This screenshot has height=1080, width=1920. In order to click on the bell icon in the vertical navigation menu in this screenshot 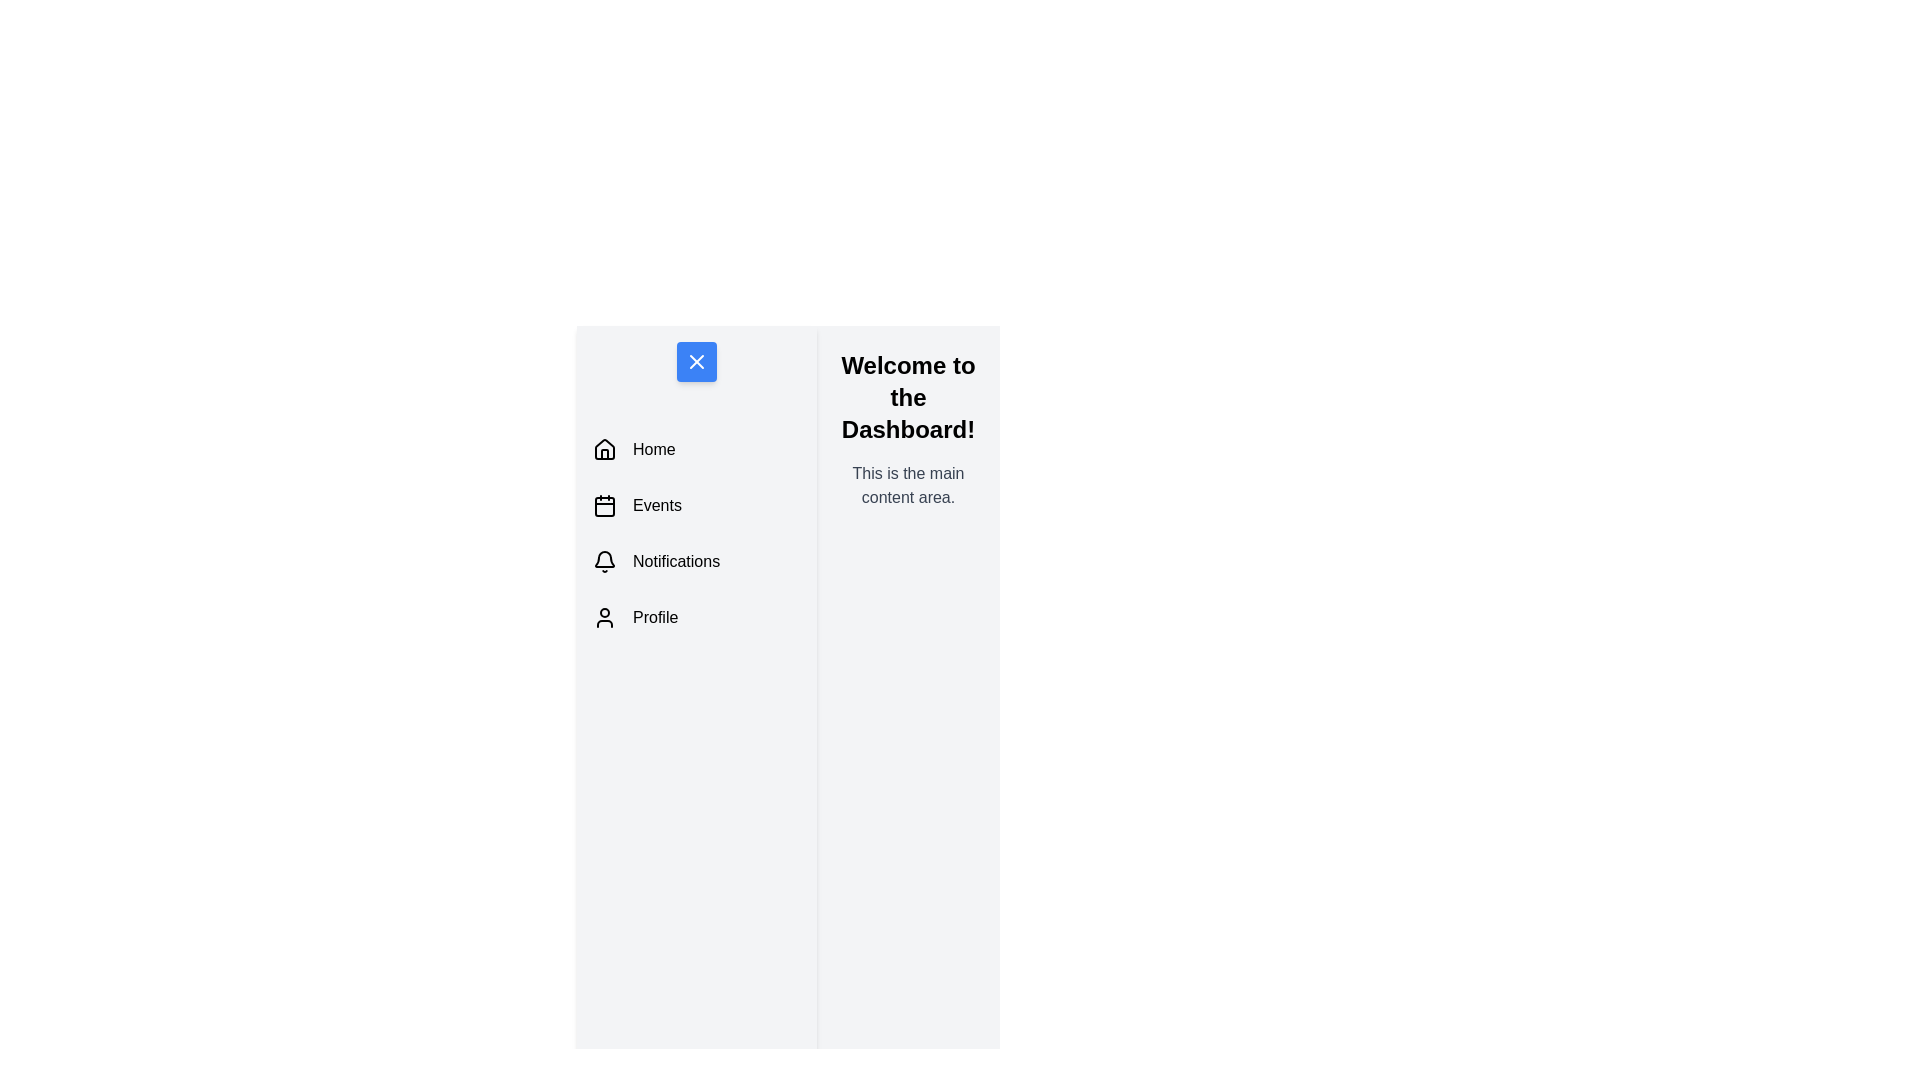, I will do `click(603, 562)`.